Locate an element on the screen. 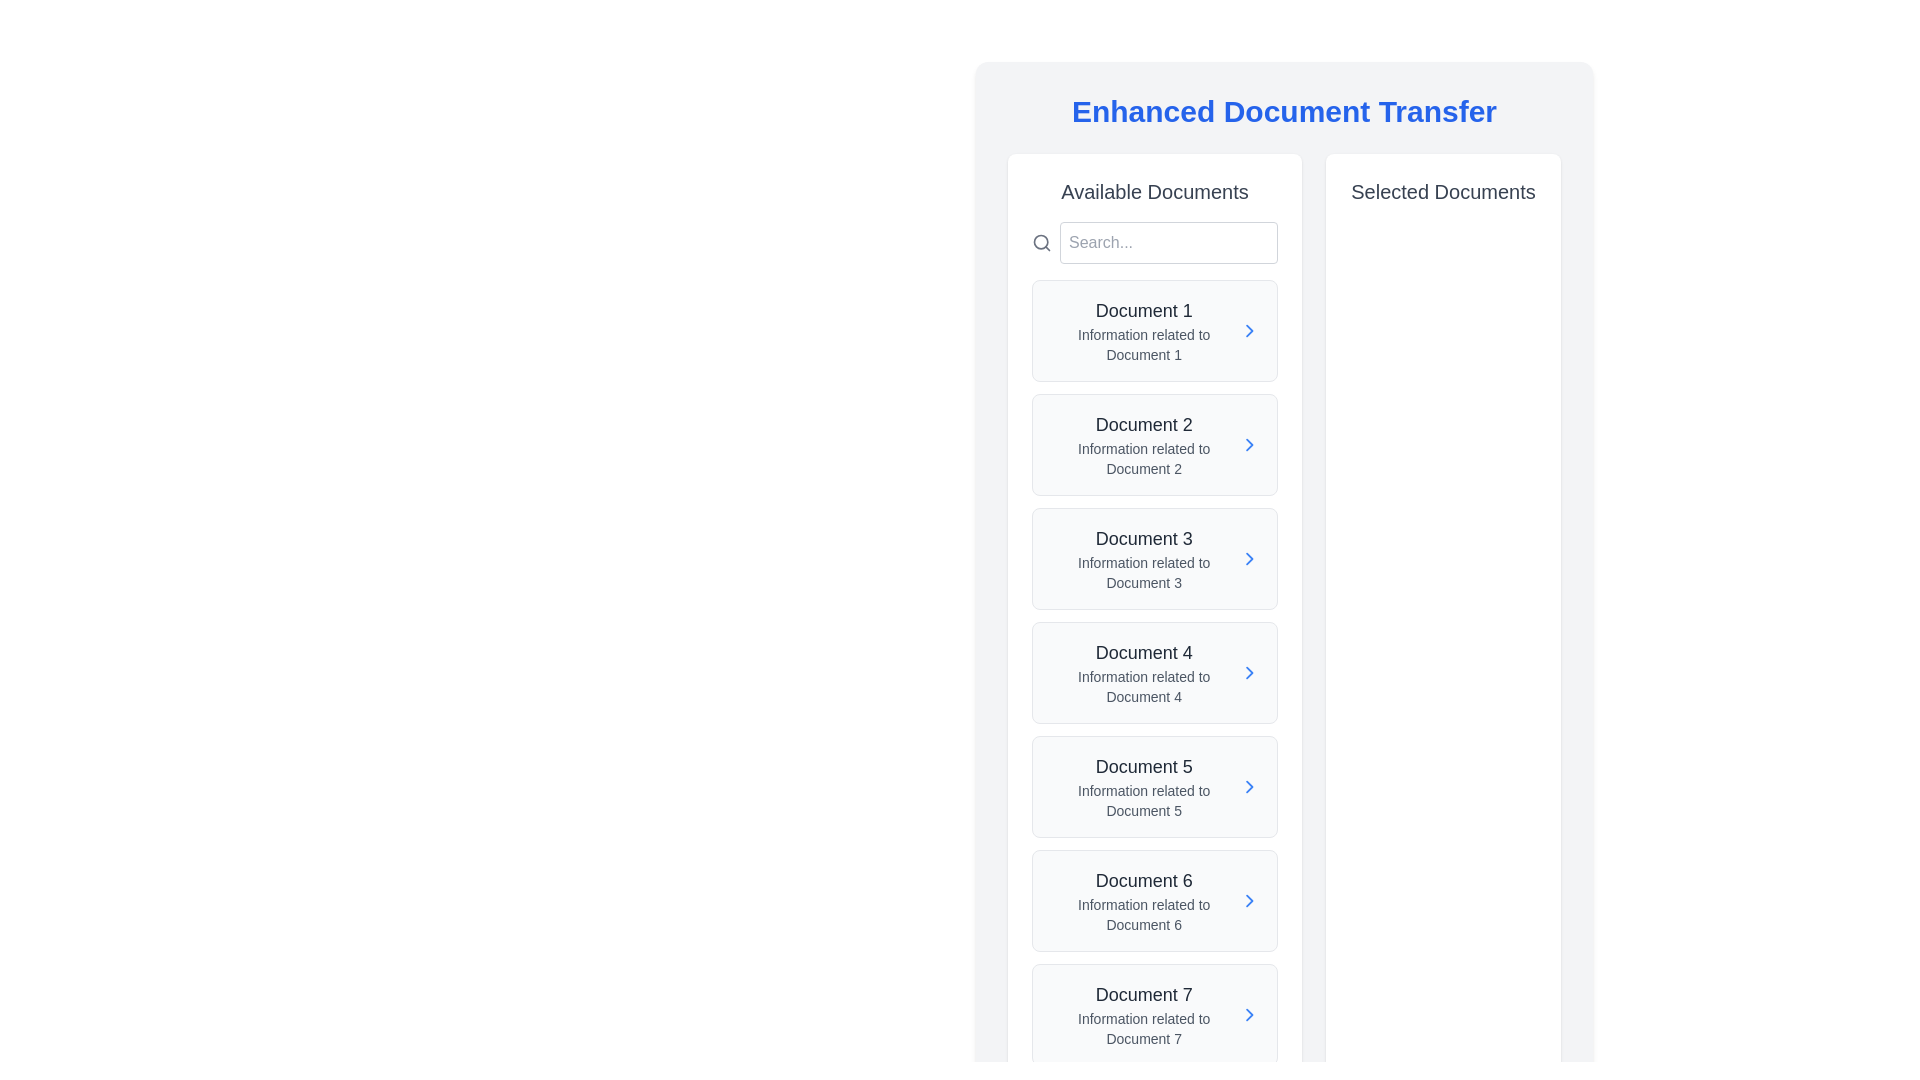 This screenshot has width=1920, height=1080. the chevron arrow icon located at the far right of the 'Document 5' entry is located at coordinates (1248, 785).